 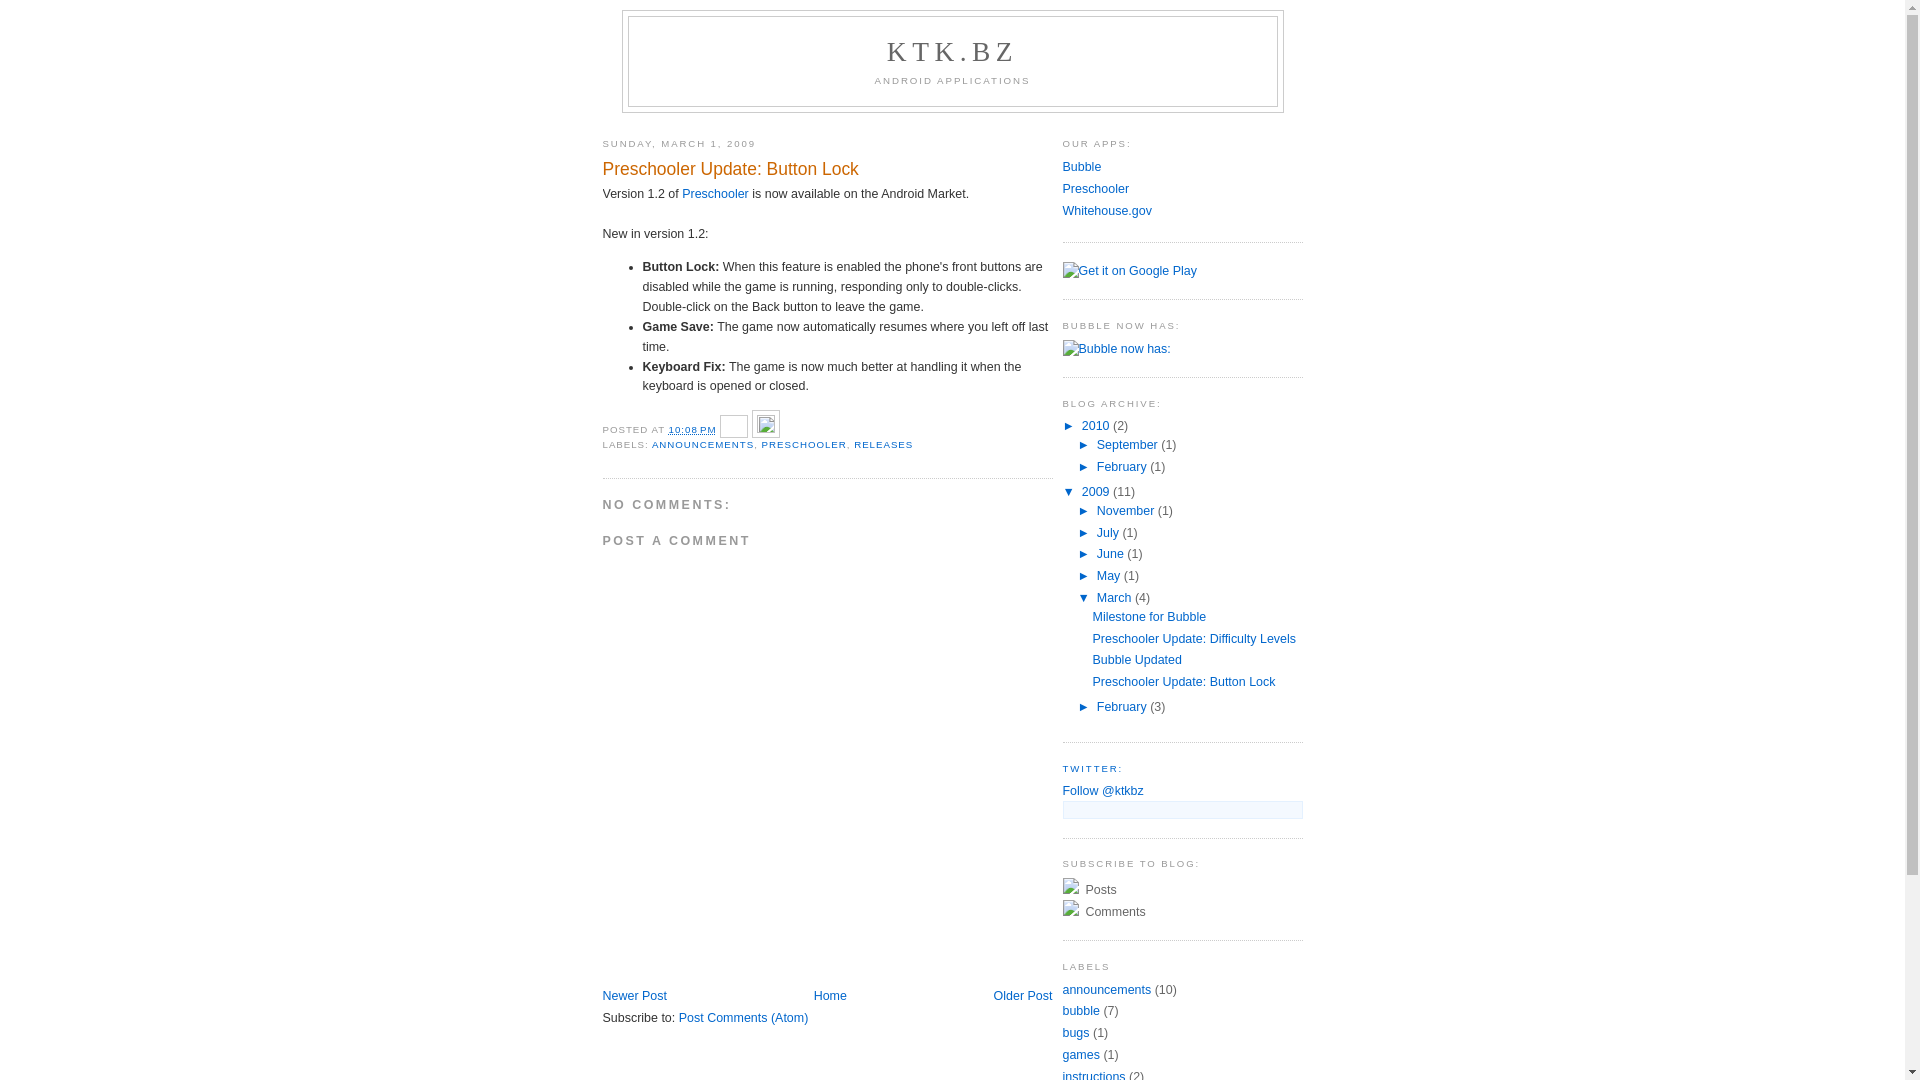 I want to click on 'KTK.BZ', so click(x=886, y=50).